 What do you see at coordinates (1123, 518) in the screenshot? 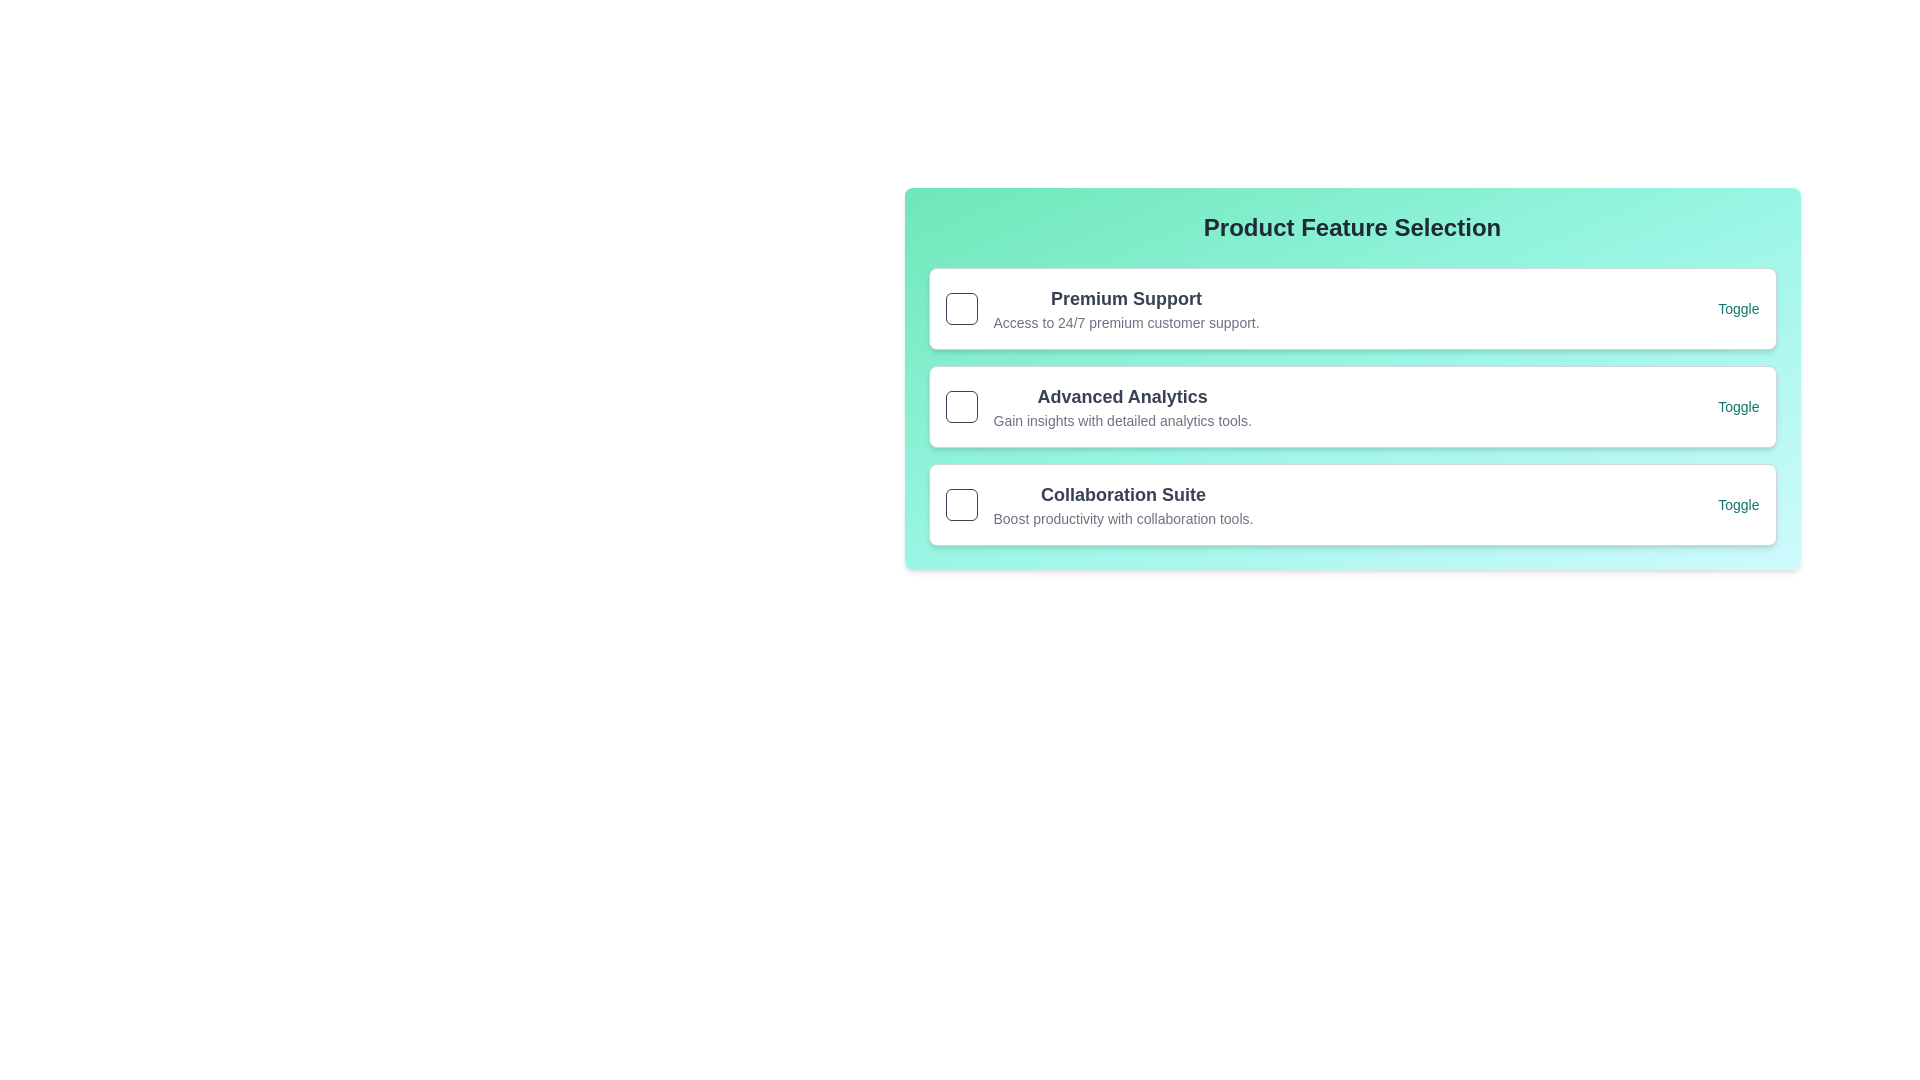
I see `the descriptive text label for the 'Collaboration Suite' feature, which provides information about its functionality and benefits, located beneath its heading` at bounding box center [1123, 518].